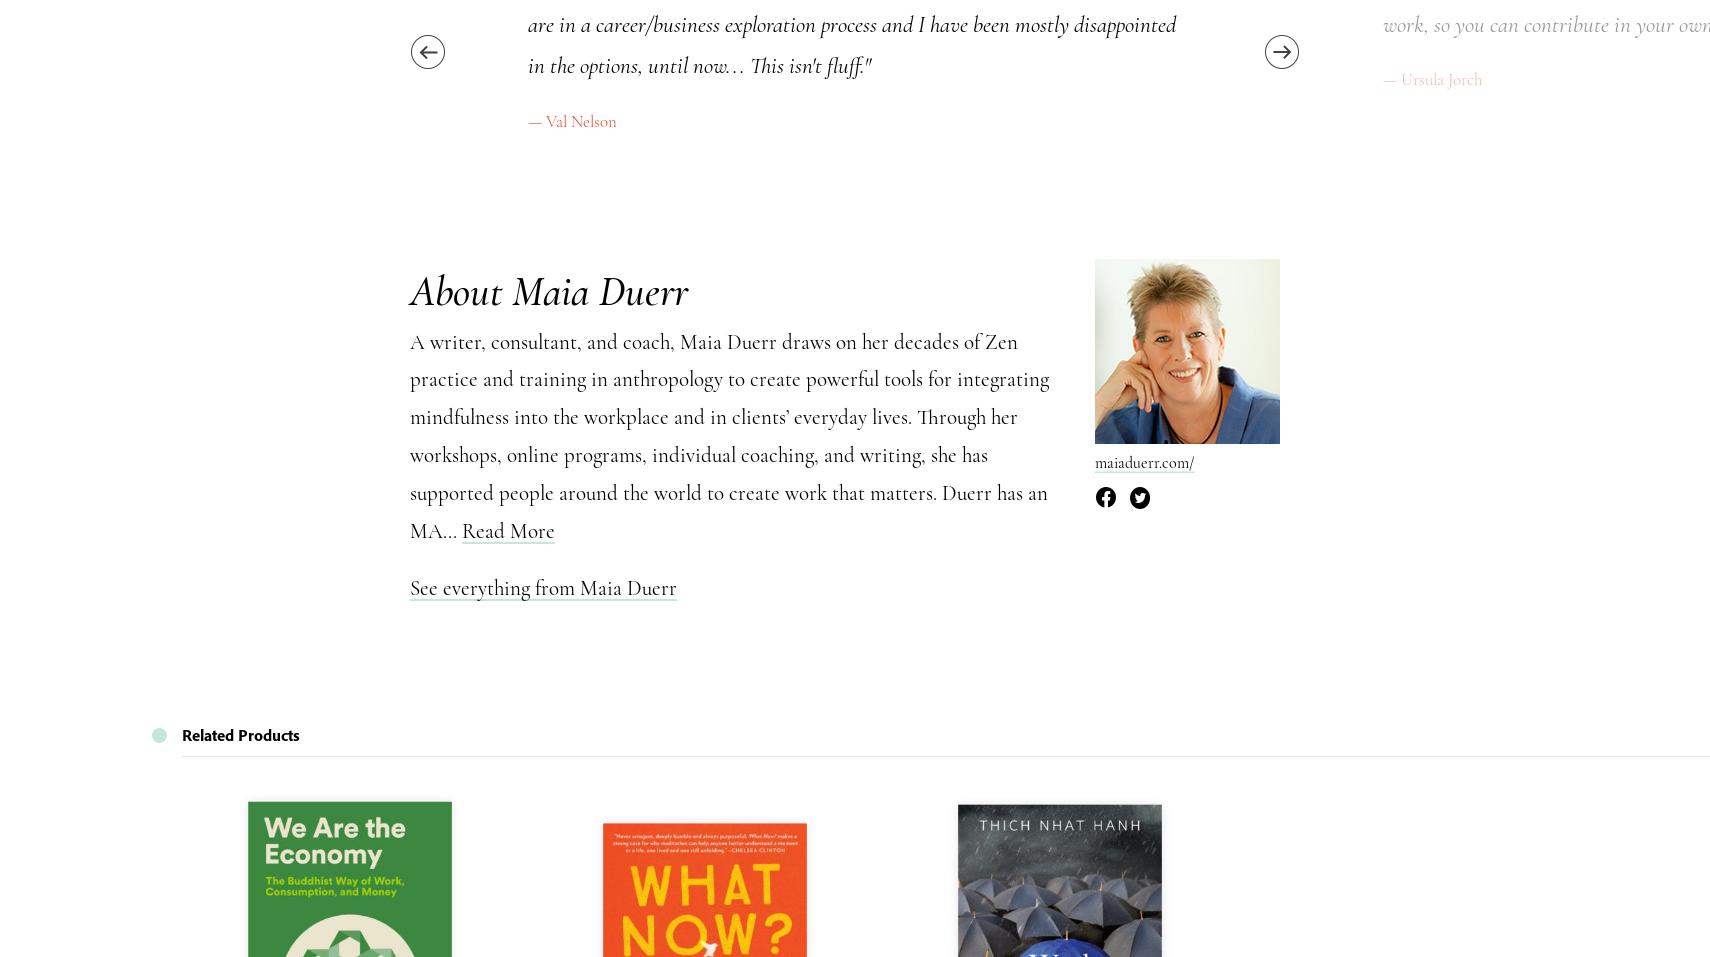 This screenshot has height=957, width=1710. Describe the element at coordinates (676, 33) in the screenshot. I see `'Information for our Authors'` at that location.